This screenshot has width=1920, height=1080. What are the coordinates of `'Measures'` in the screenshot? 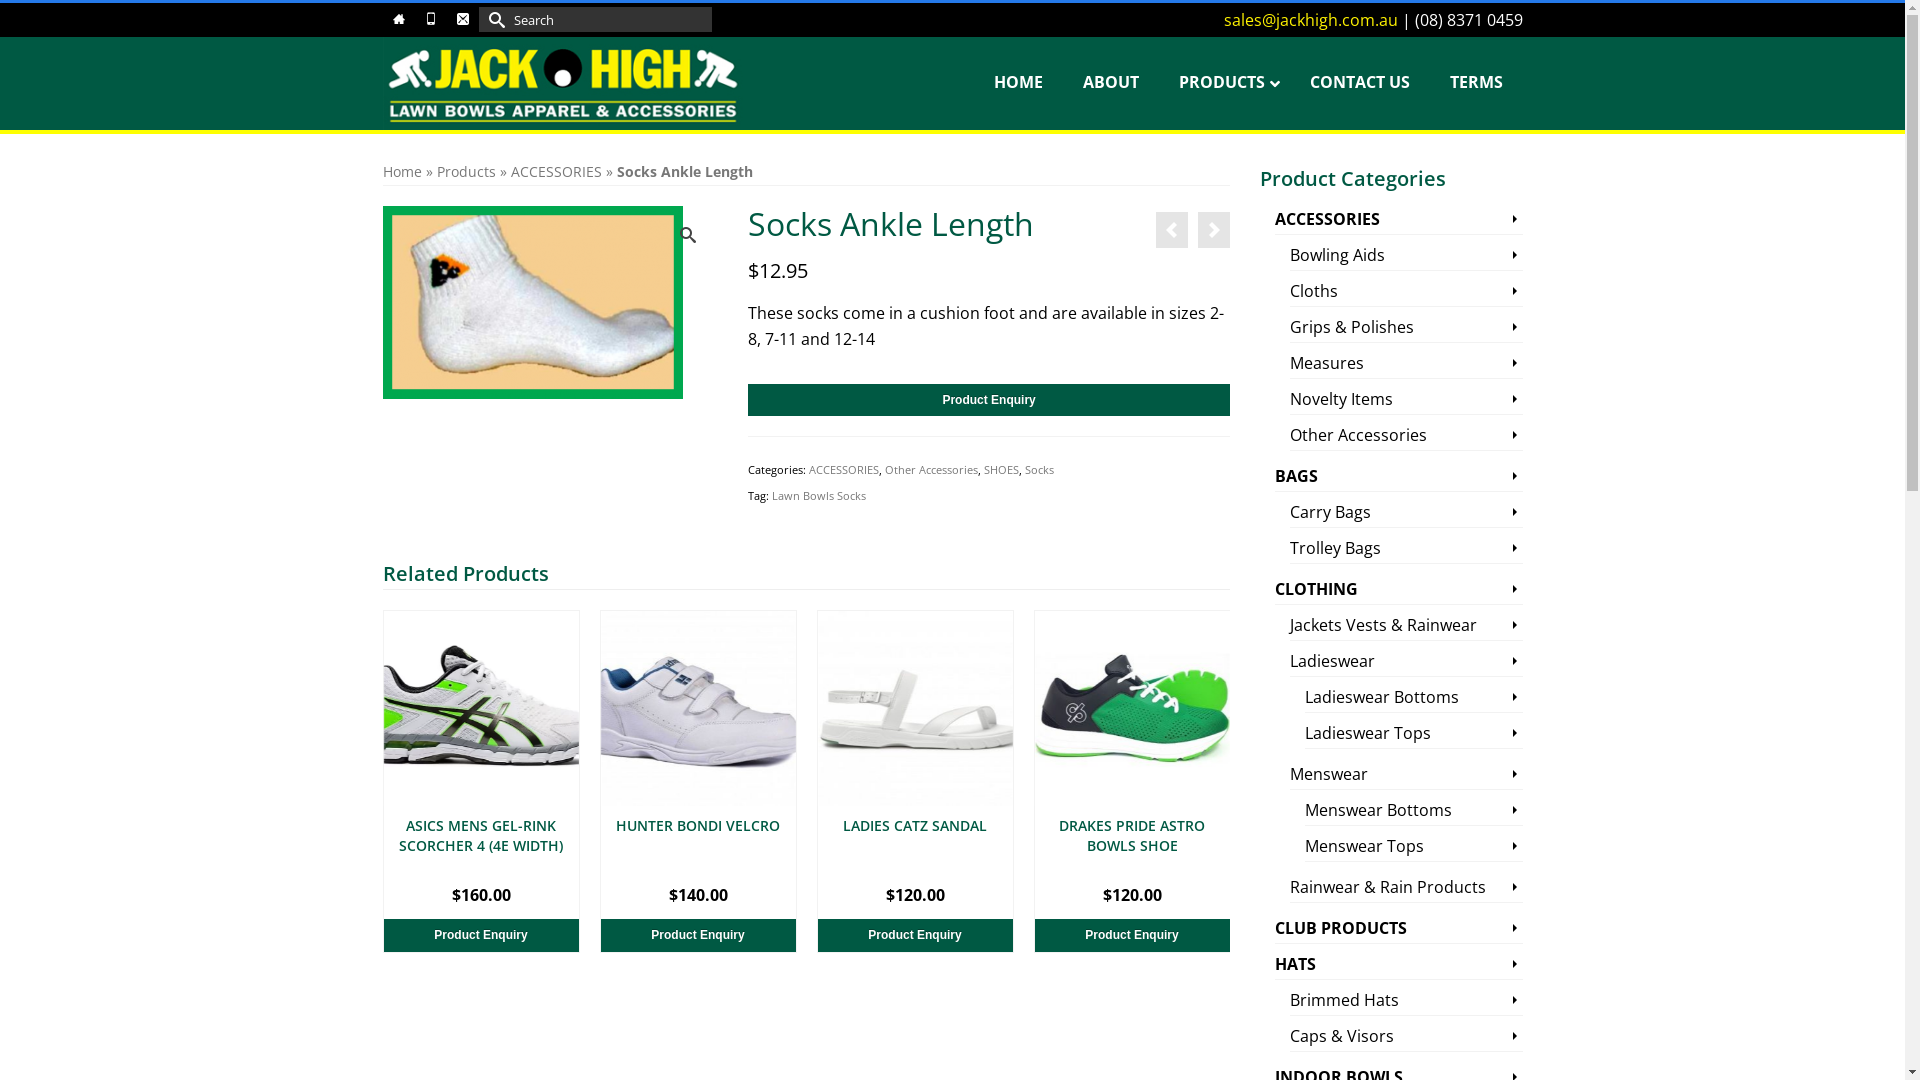 It's located at (1405, 363).